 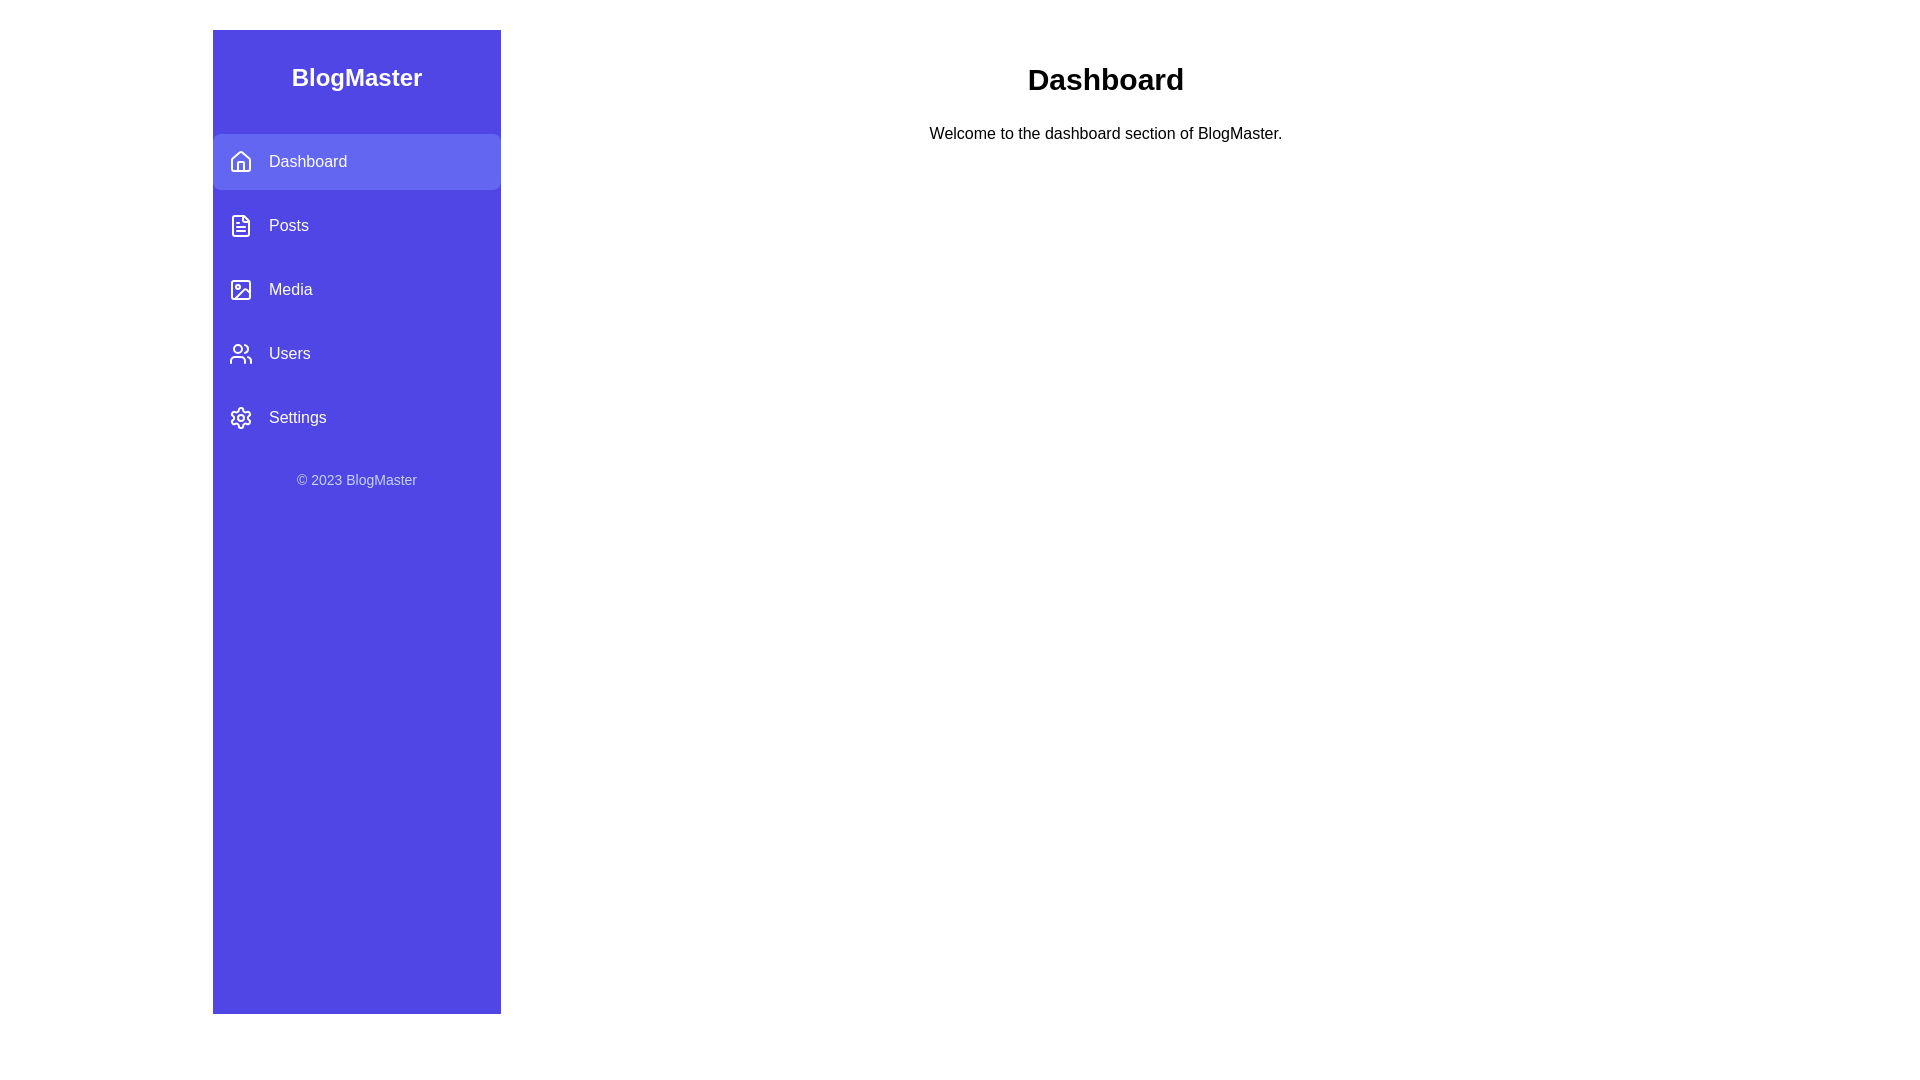 What do you see at coordinates (240, 416) in the screenshot?
I see `the gear icon associated with the 'Settings' label in the left sidebar` at bounding box center [240, 416].